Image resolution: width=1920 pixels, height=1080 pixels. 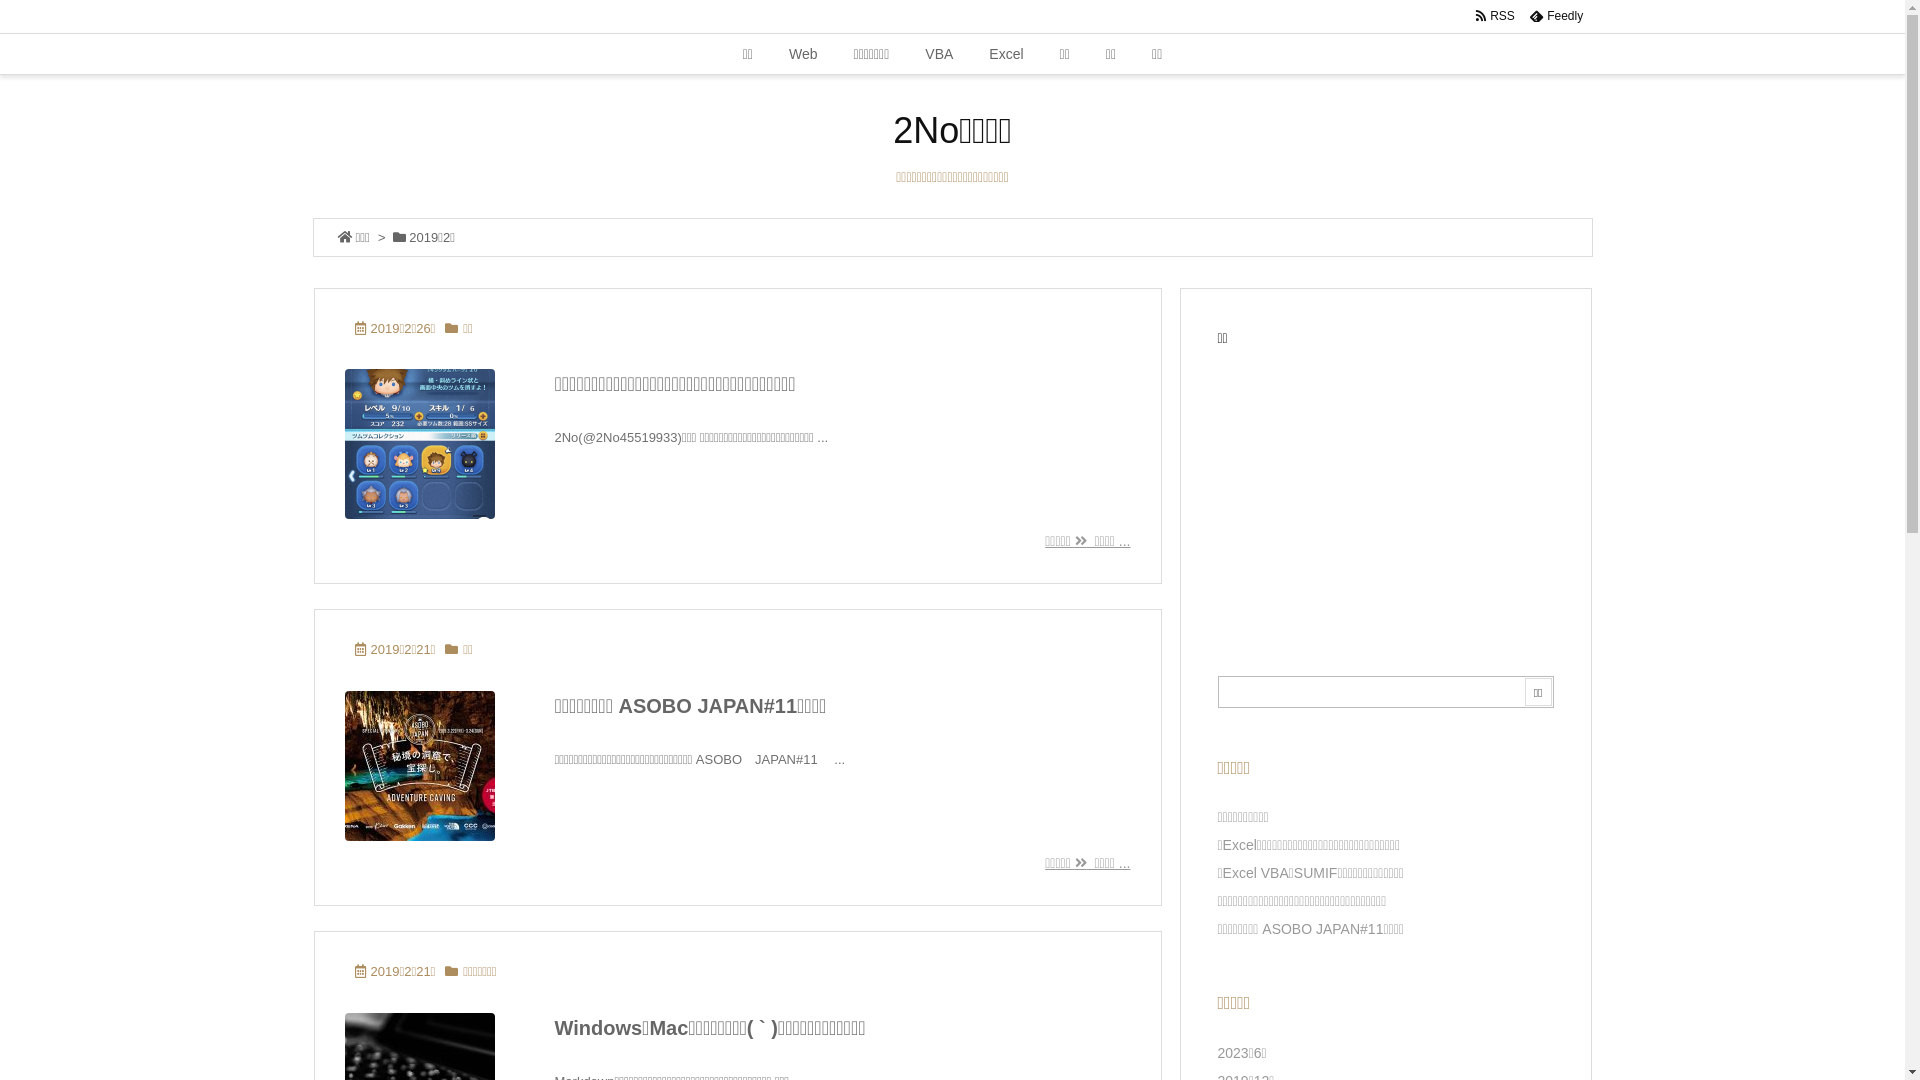 I want to click on '  RSS ', so click(x=1494, y=15).